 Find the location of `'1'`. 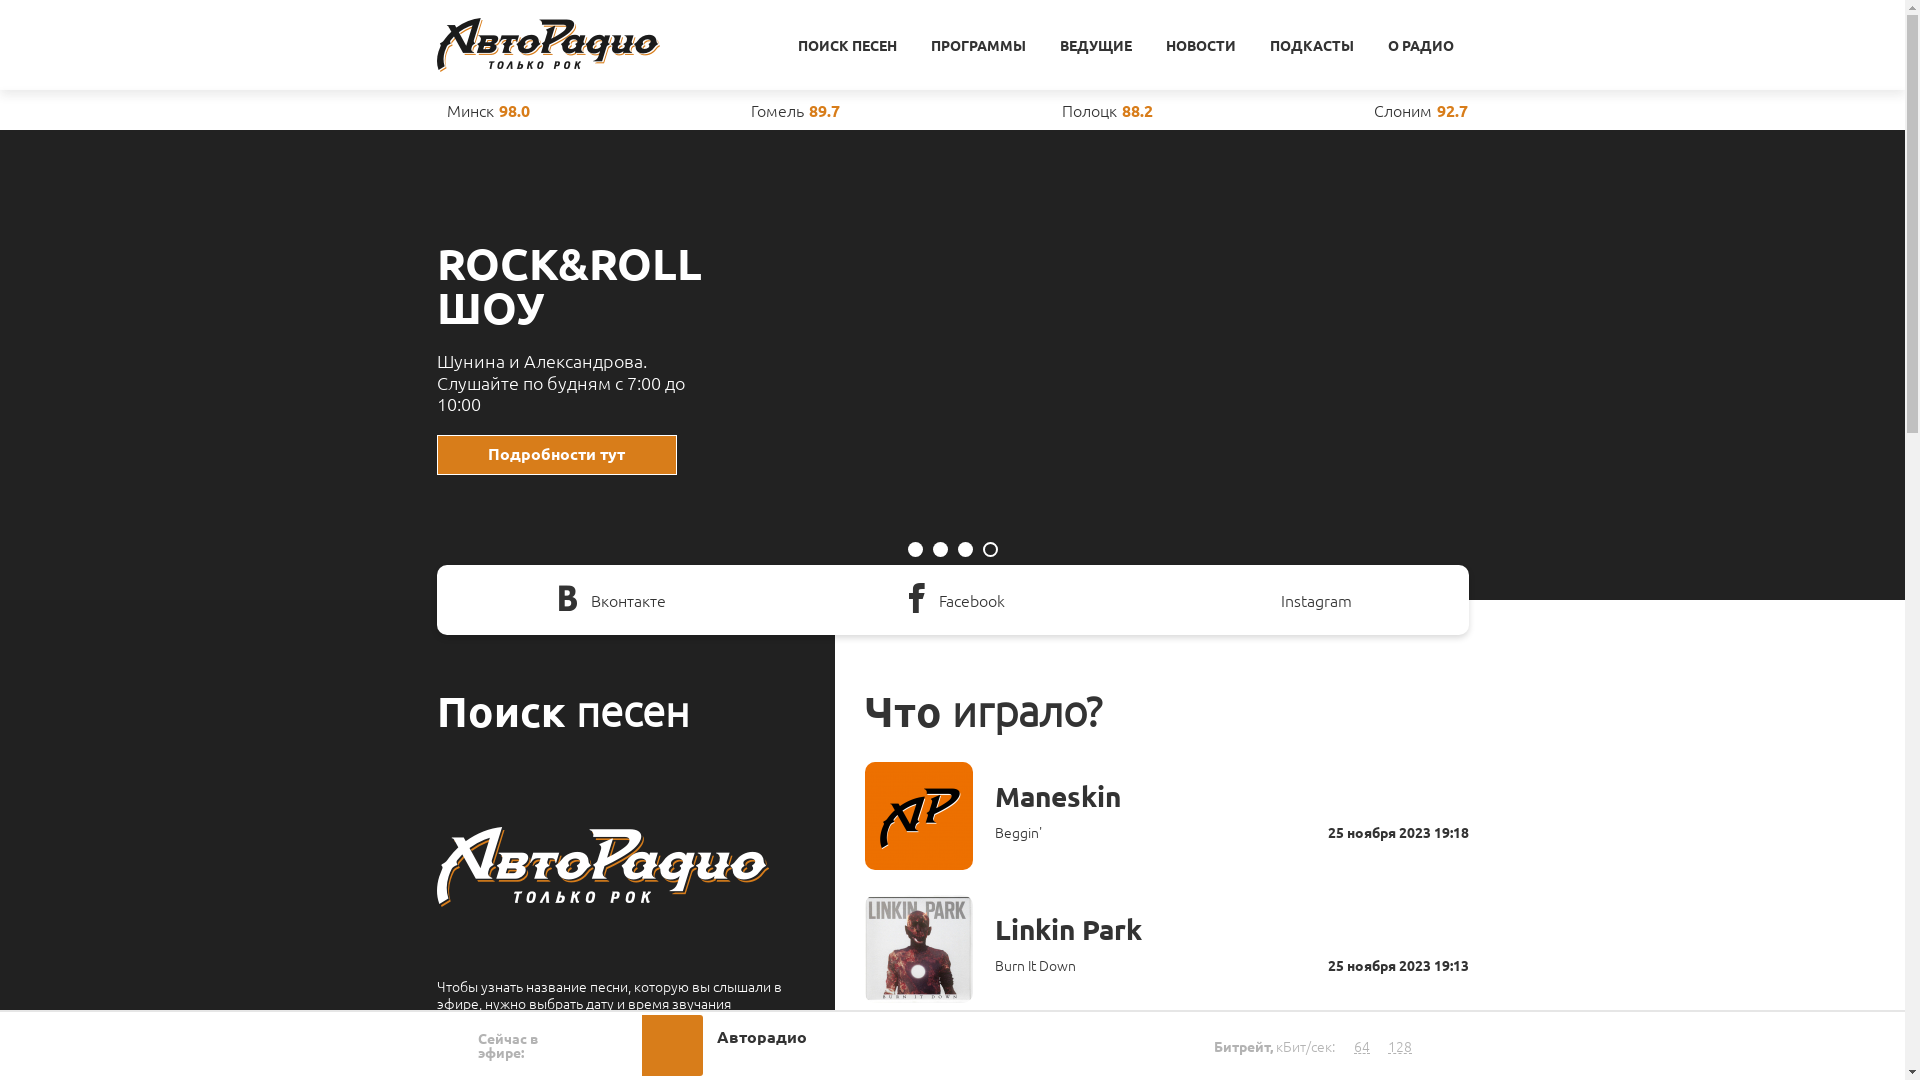

'1' is located at coordinates (914, 549).